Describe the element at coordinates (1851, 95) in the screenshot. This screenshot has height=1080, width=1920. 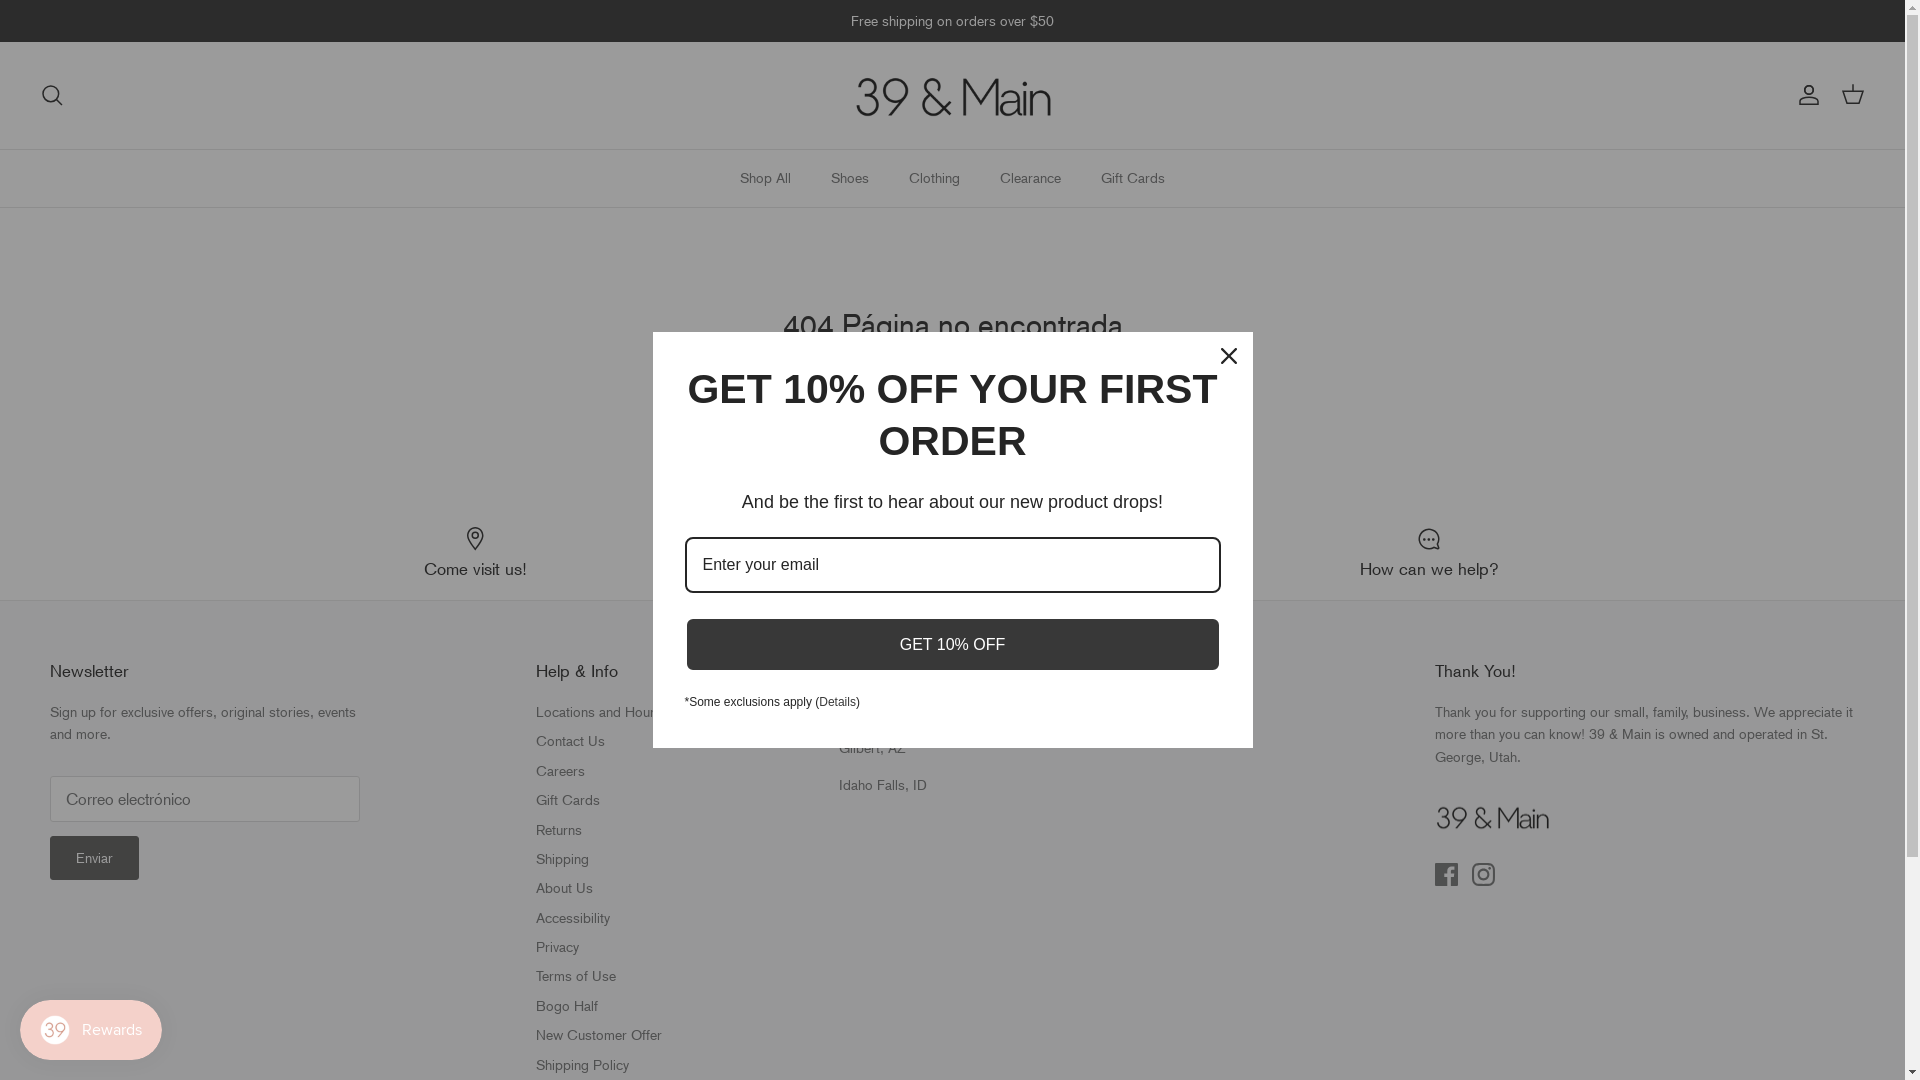
I see `'Carrito'` at that location.